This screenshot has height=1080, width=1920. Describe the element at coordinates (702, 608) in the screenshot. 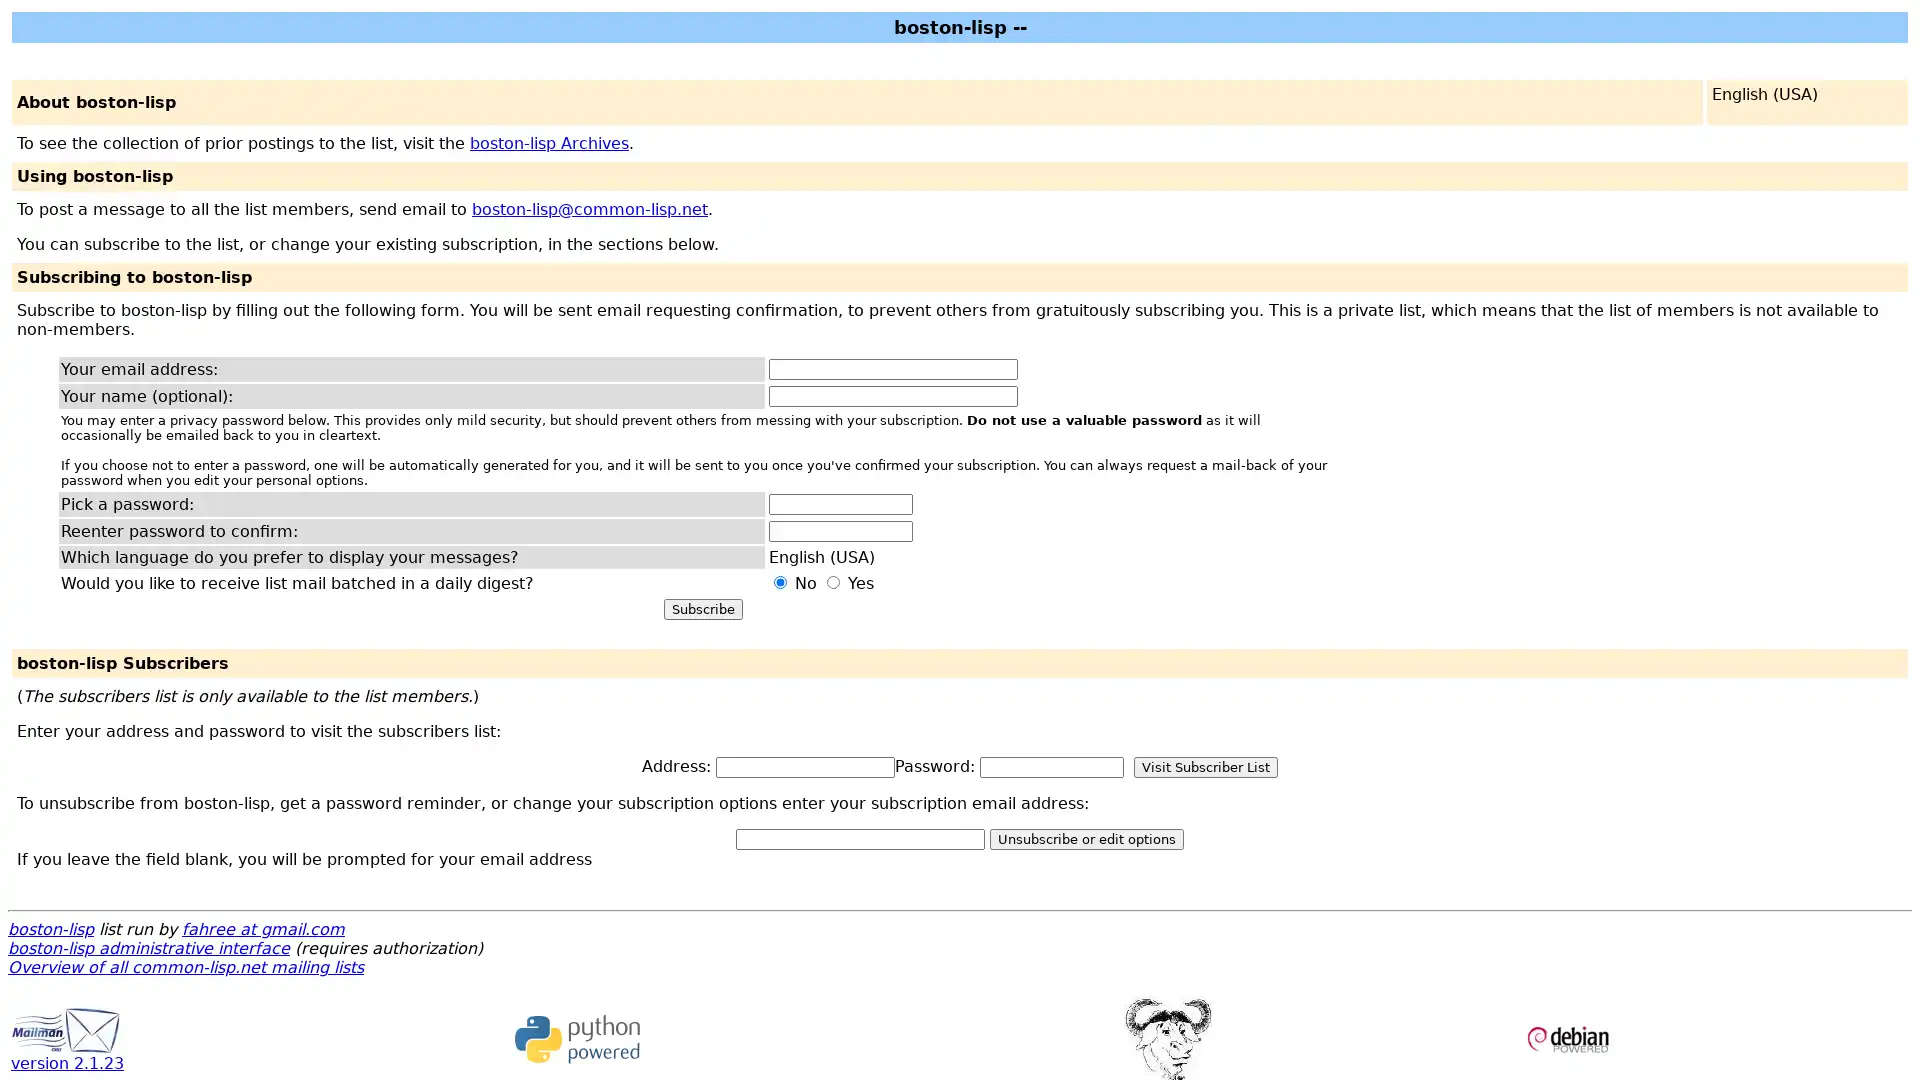

I see `Subscribe` at that location.